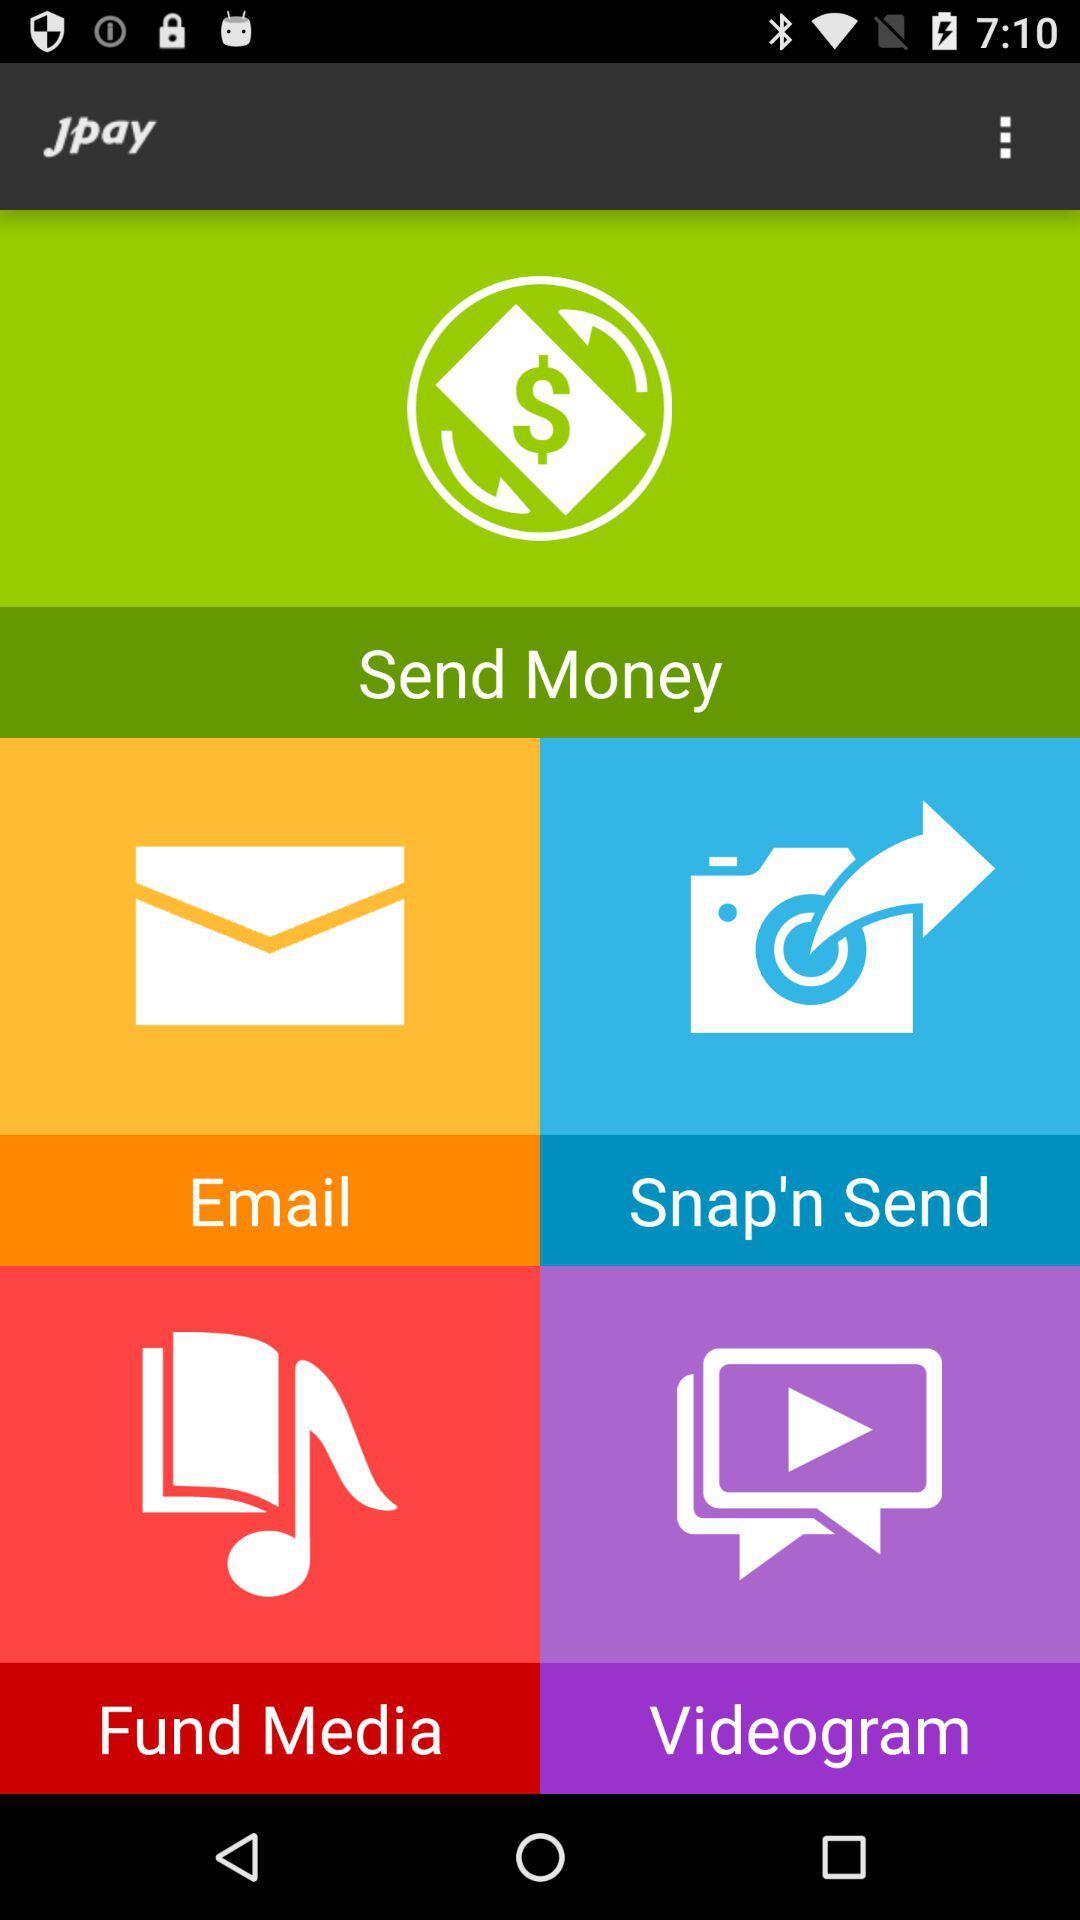 Image resolution: width=1080 pixels, height=1920 pixels. Describe the element at coordinates (270, 1002) in the screenshot. I see `email` at that location.